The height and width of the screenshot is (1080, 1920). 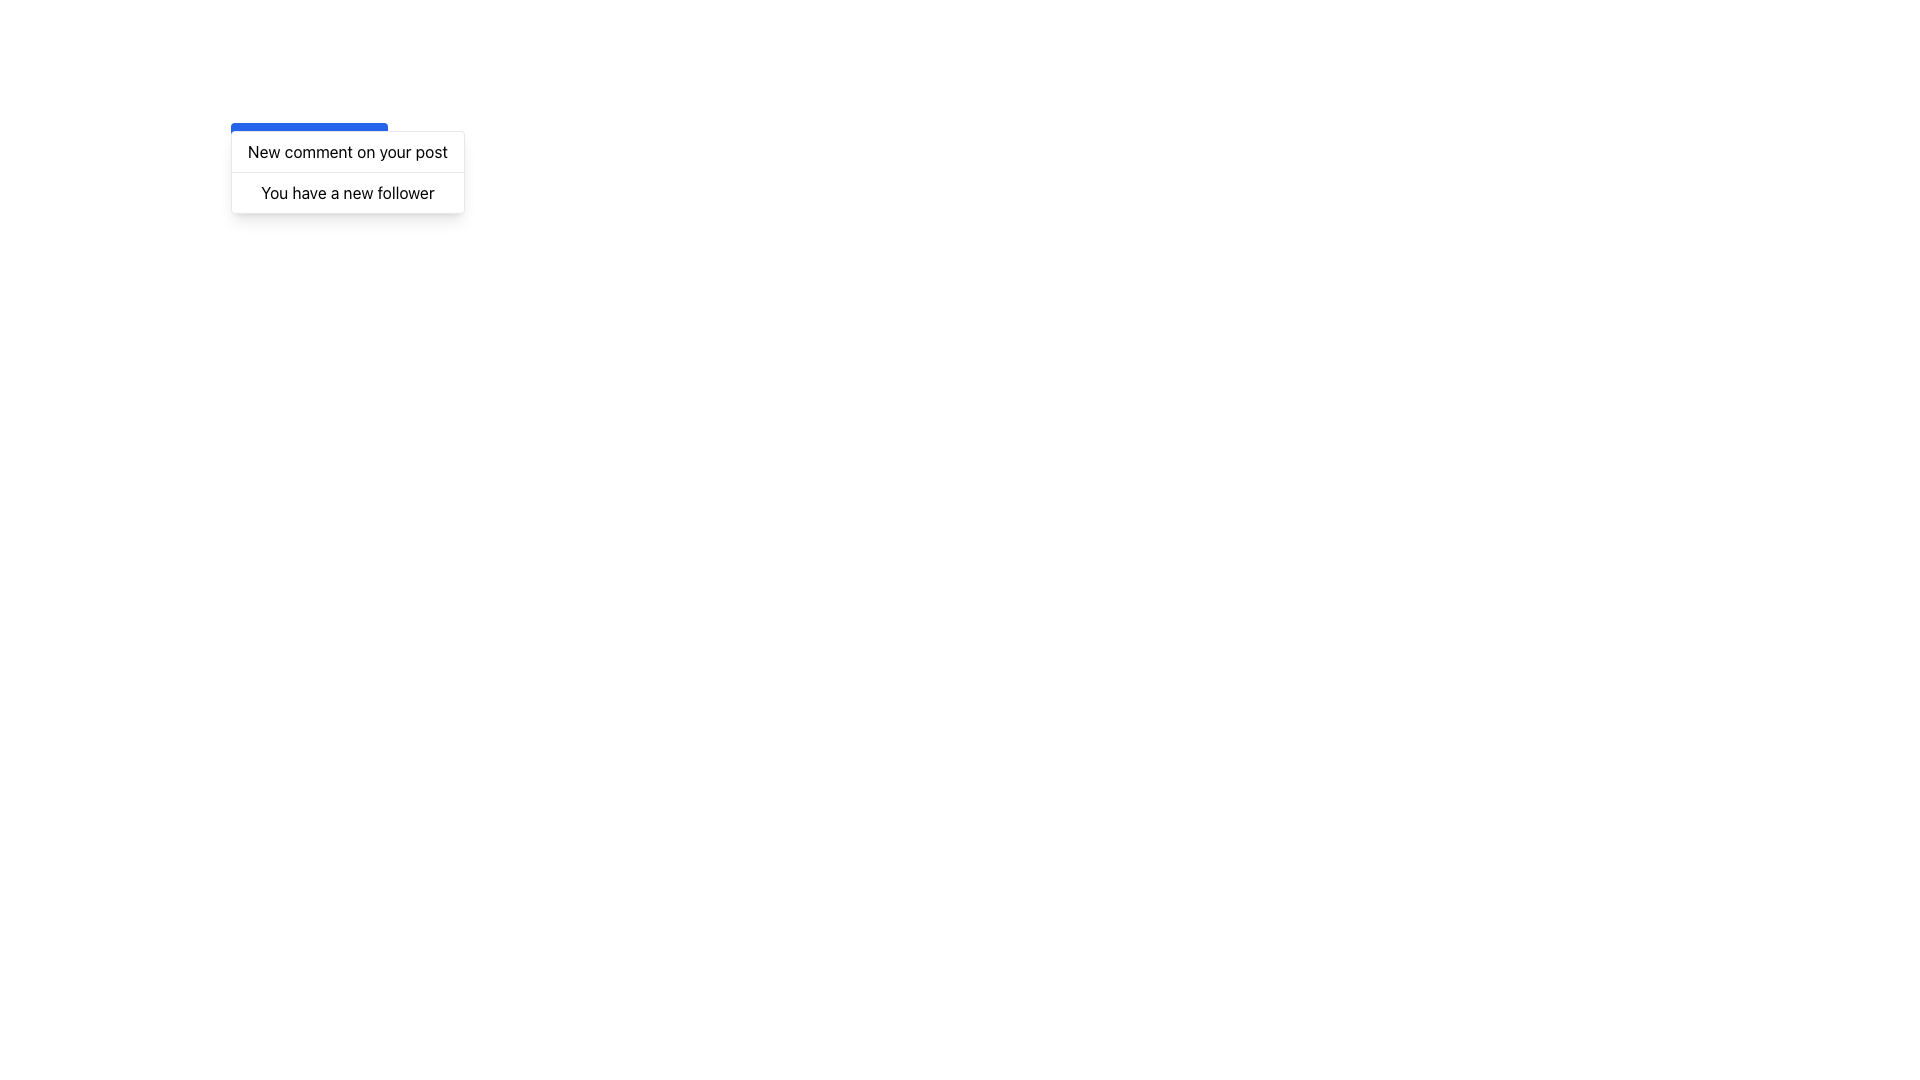 I want to click on the blue bell icon which is part of a notification badge located above a dropdown menu, positioned to the left of the notification text 'New comment on your post', so click(x=252, y=139).